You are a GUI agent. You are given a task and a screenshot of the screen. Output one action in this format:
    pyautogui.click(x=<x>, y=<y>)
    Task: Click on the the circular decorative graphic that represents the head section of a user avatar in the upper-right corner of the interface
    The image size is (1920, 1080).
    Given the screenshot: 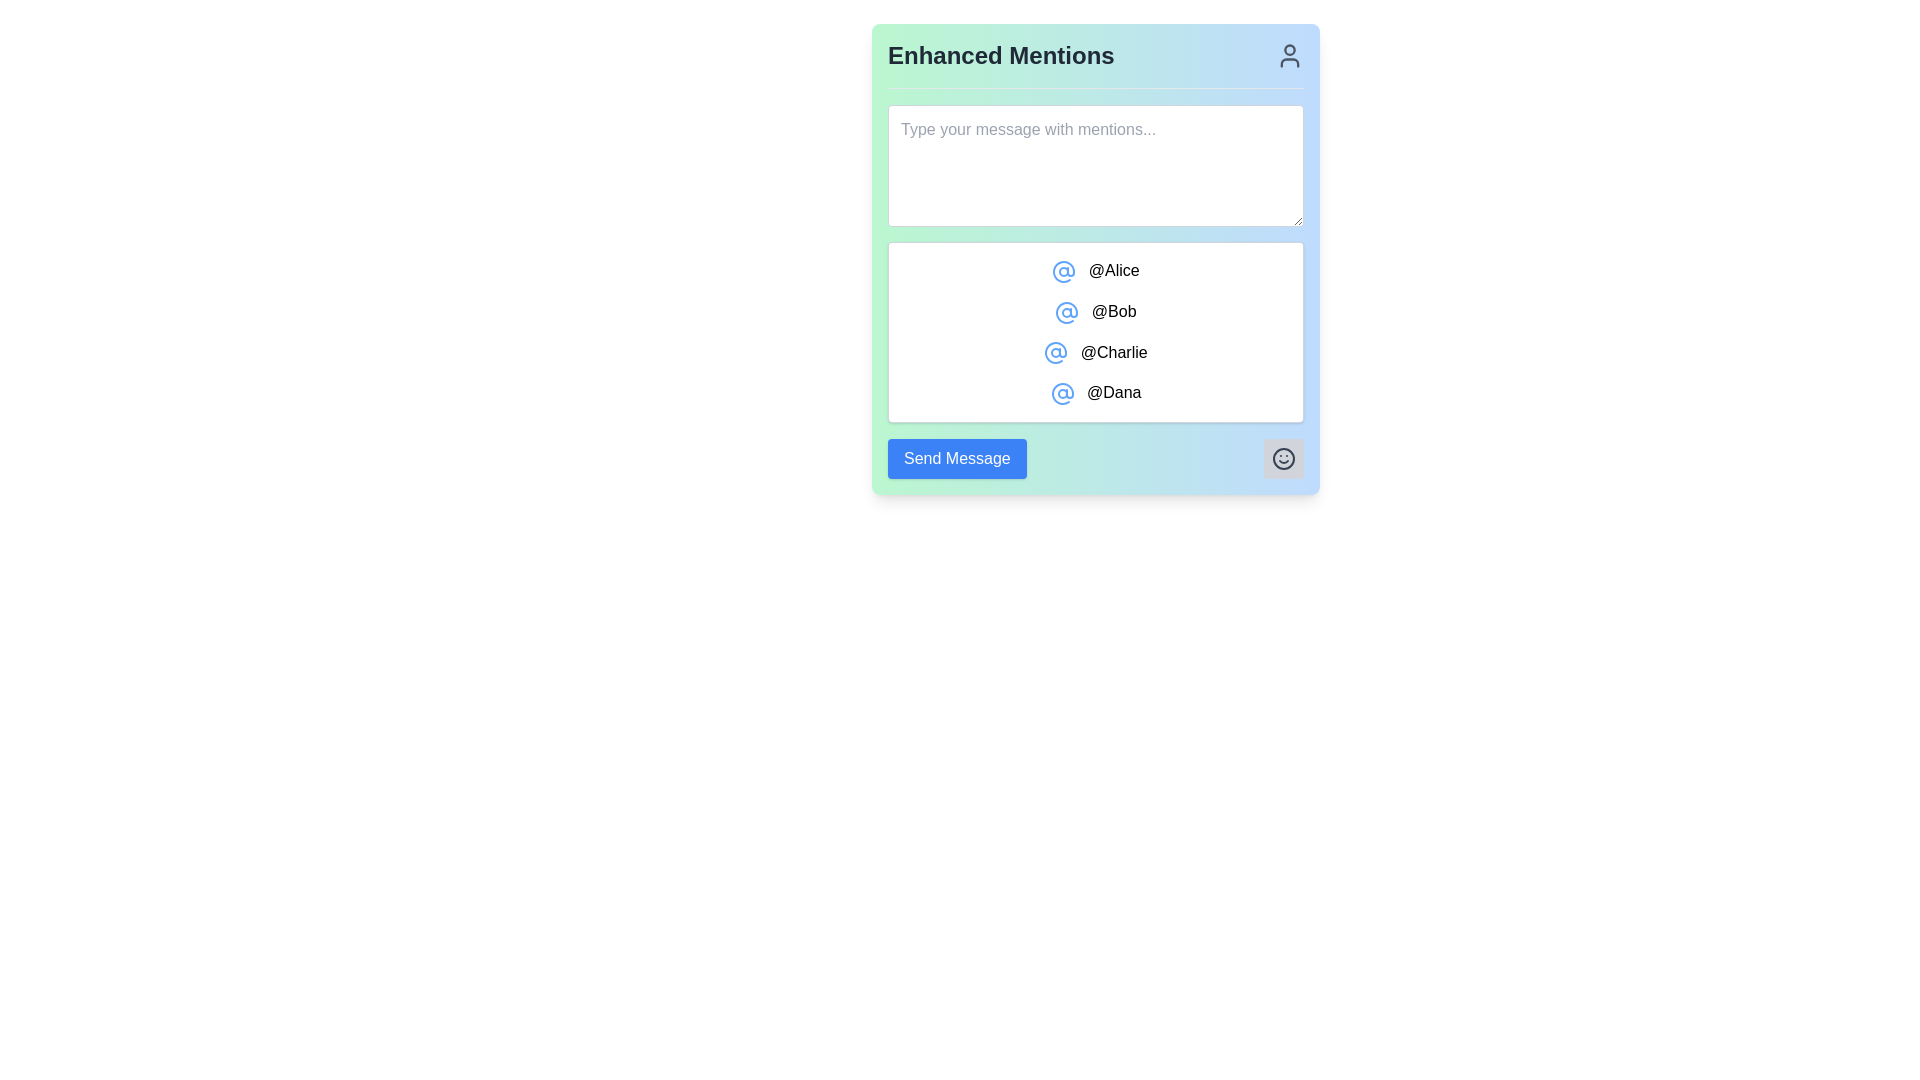 What is the action you would take?
    pyautogui.click(x=1290, y=49)
    